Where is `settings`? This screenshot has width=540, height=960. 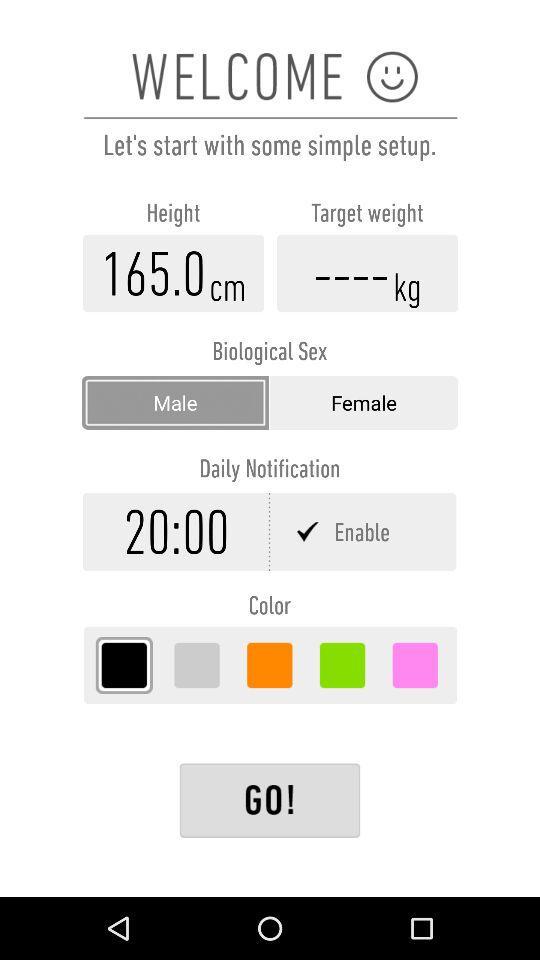
settings is located at coordinates (270, 800).